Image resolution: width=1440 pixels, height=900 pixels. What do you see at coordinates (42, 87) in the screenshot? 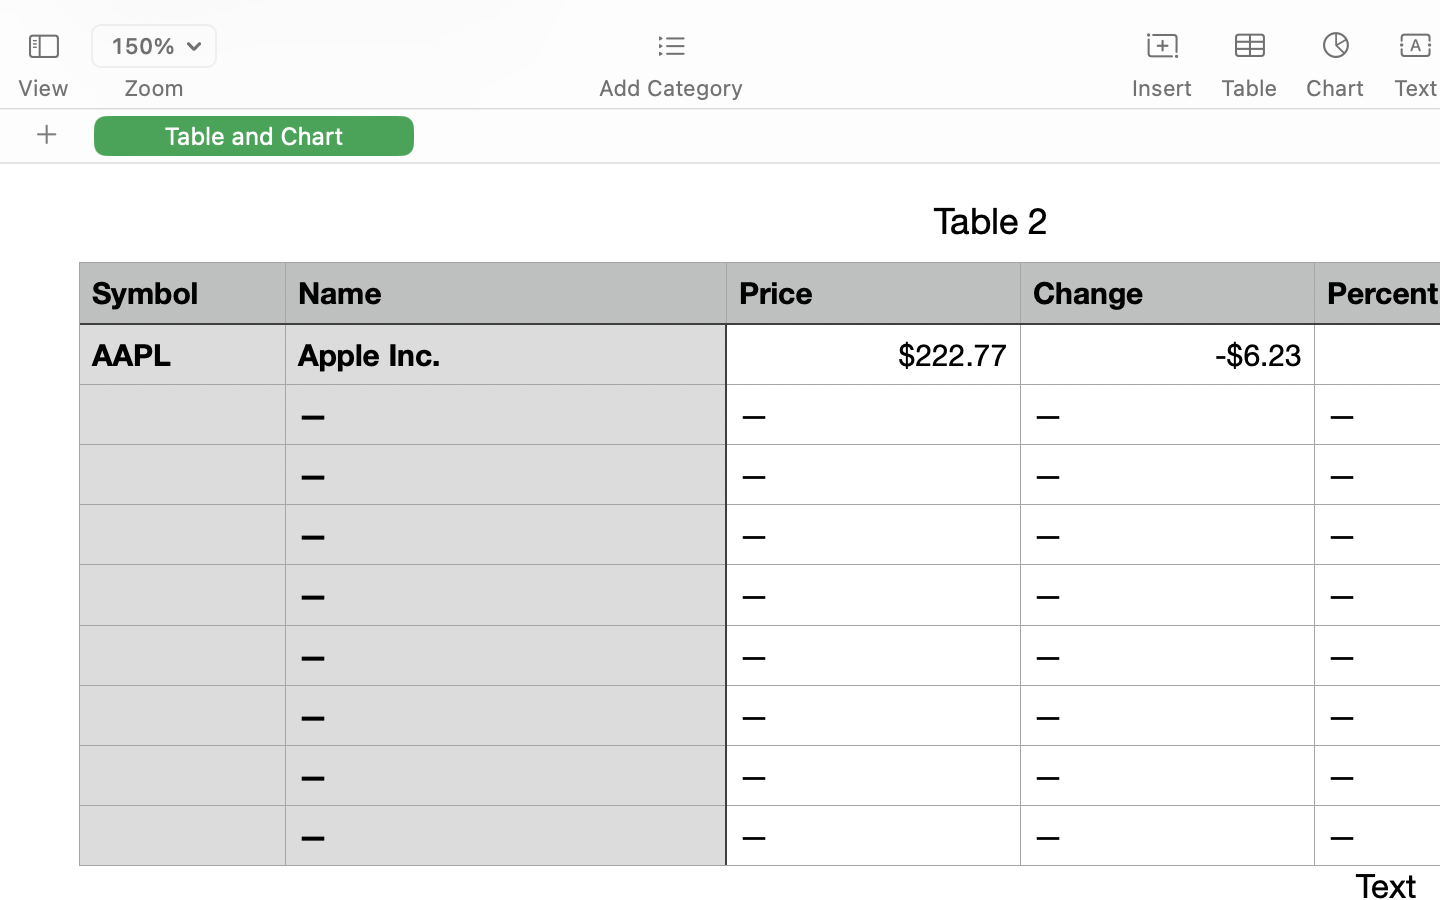
I see `'View'` at bounding box center [42, 87].